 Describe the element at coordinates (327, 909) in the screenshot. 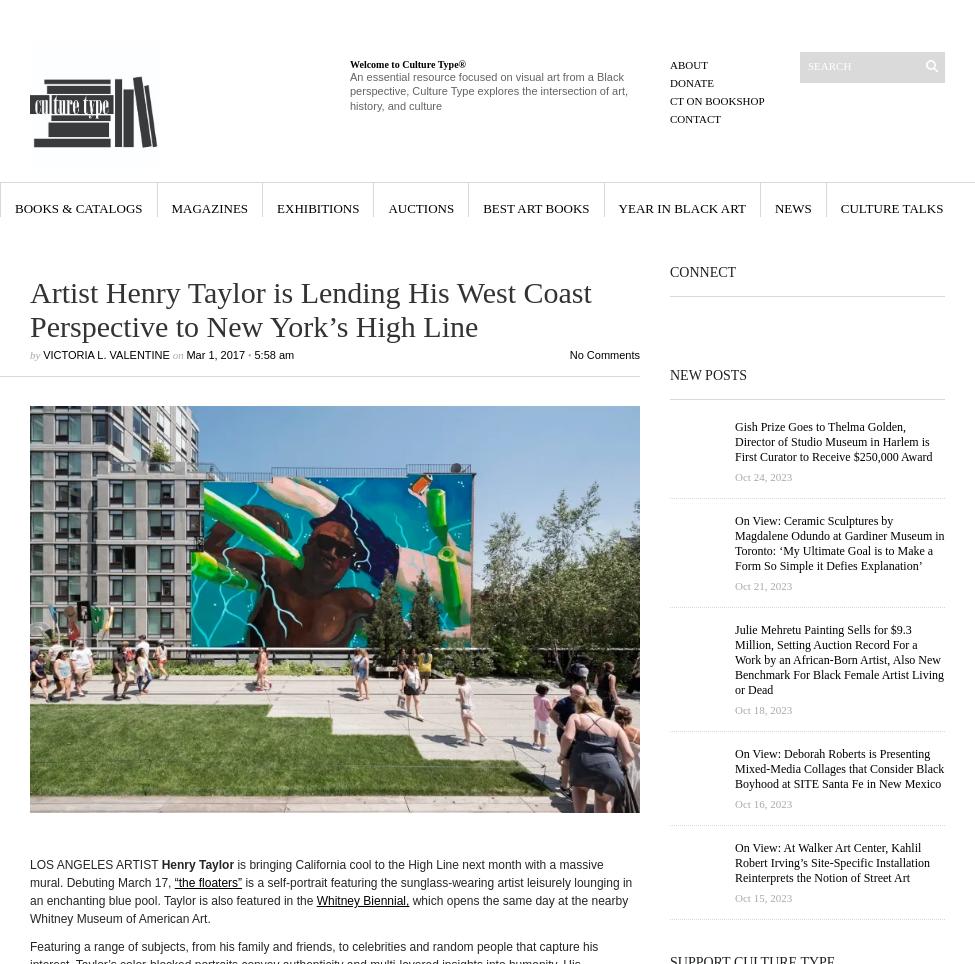

I see `'which opens the same day at the nearby Whitney Museum of American Art.'` at that location.